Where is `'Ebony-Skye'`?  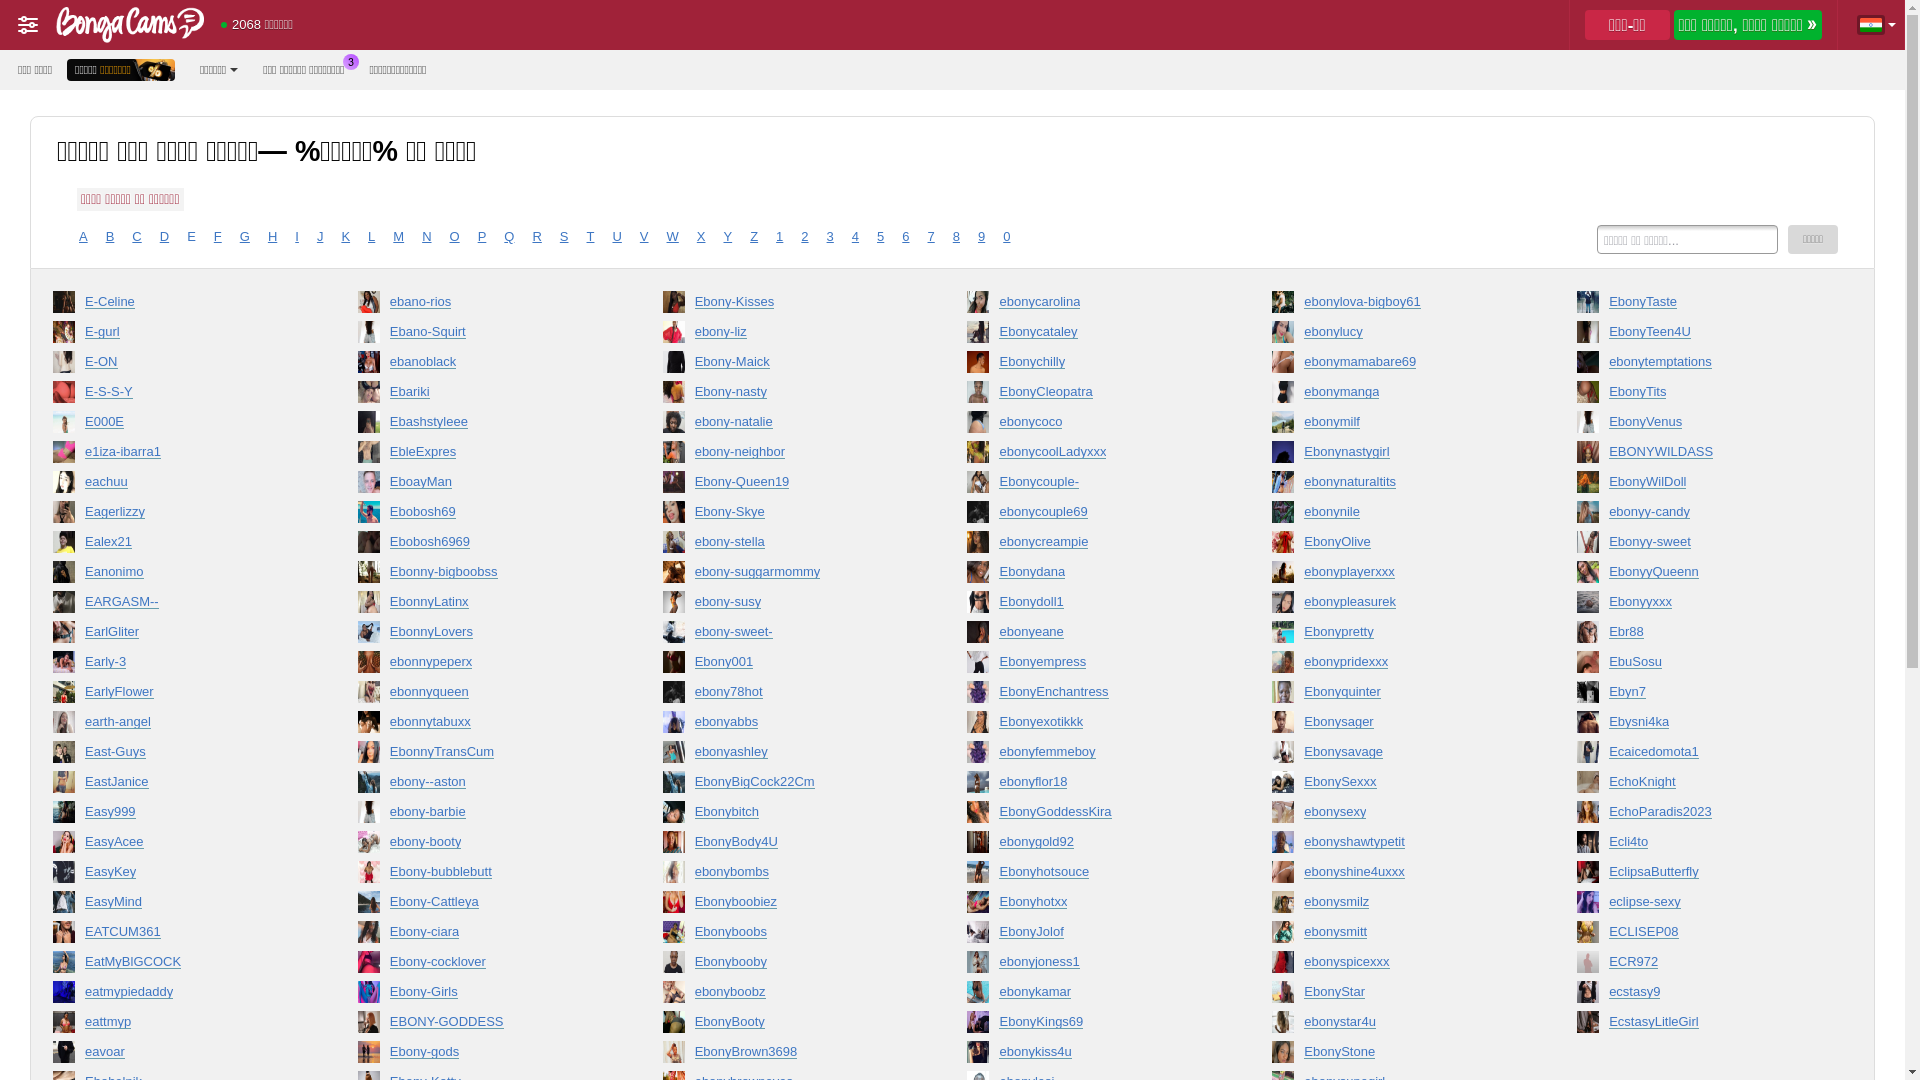 'Ebony-Skye' is located at coordinates (786, 515).